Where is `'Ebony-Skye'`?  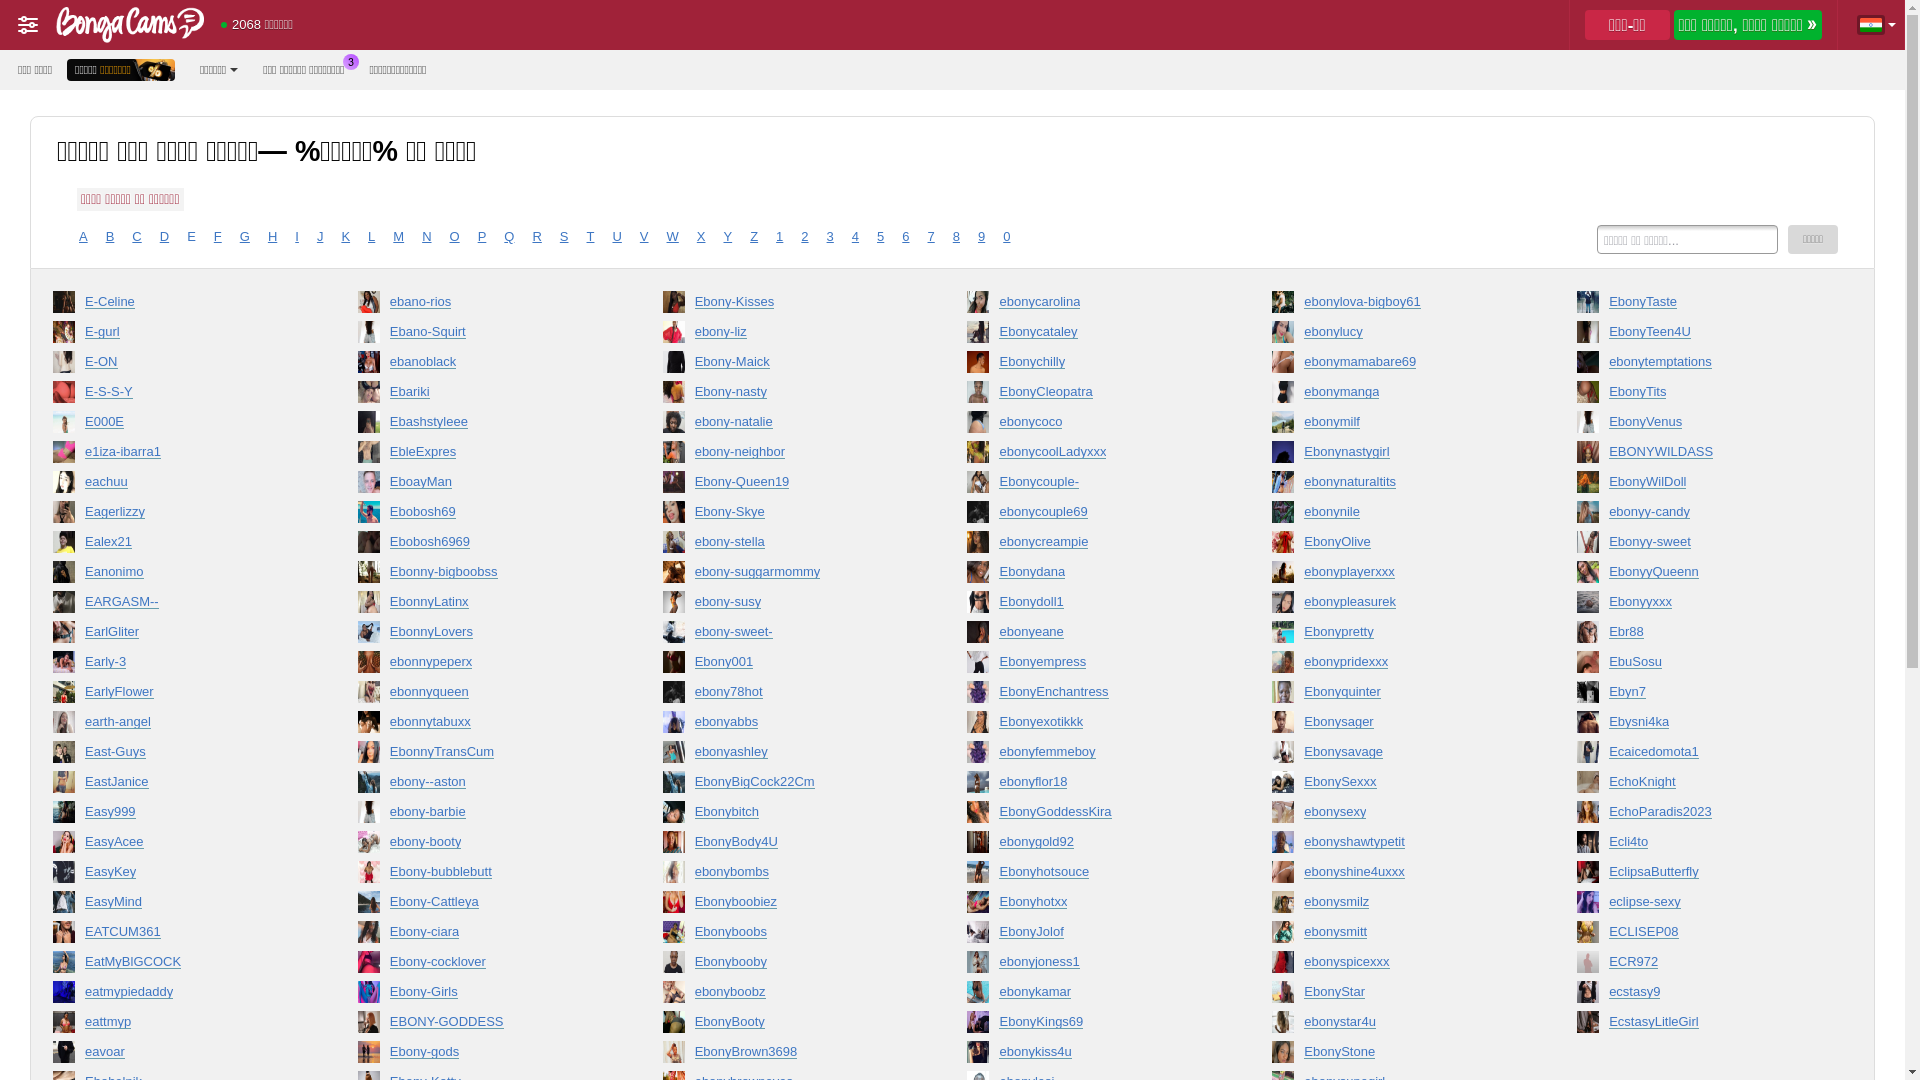 'Ebony-Skye' is located at coordinates (786, 515).